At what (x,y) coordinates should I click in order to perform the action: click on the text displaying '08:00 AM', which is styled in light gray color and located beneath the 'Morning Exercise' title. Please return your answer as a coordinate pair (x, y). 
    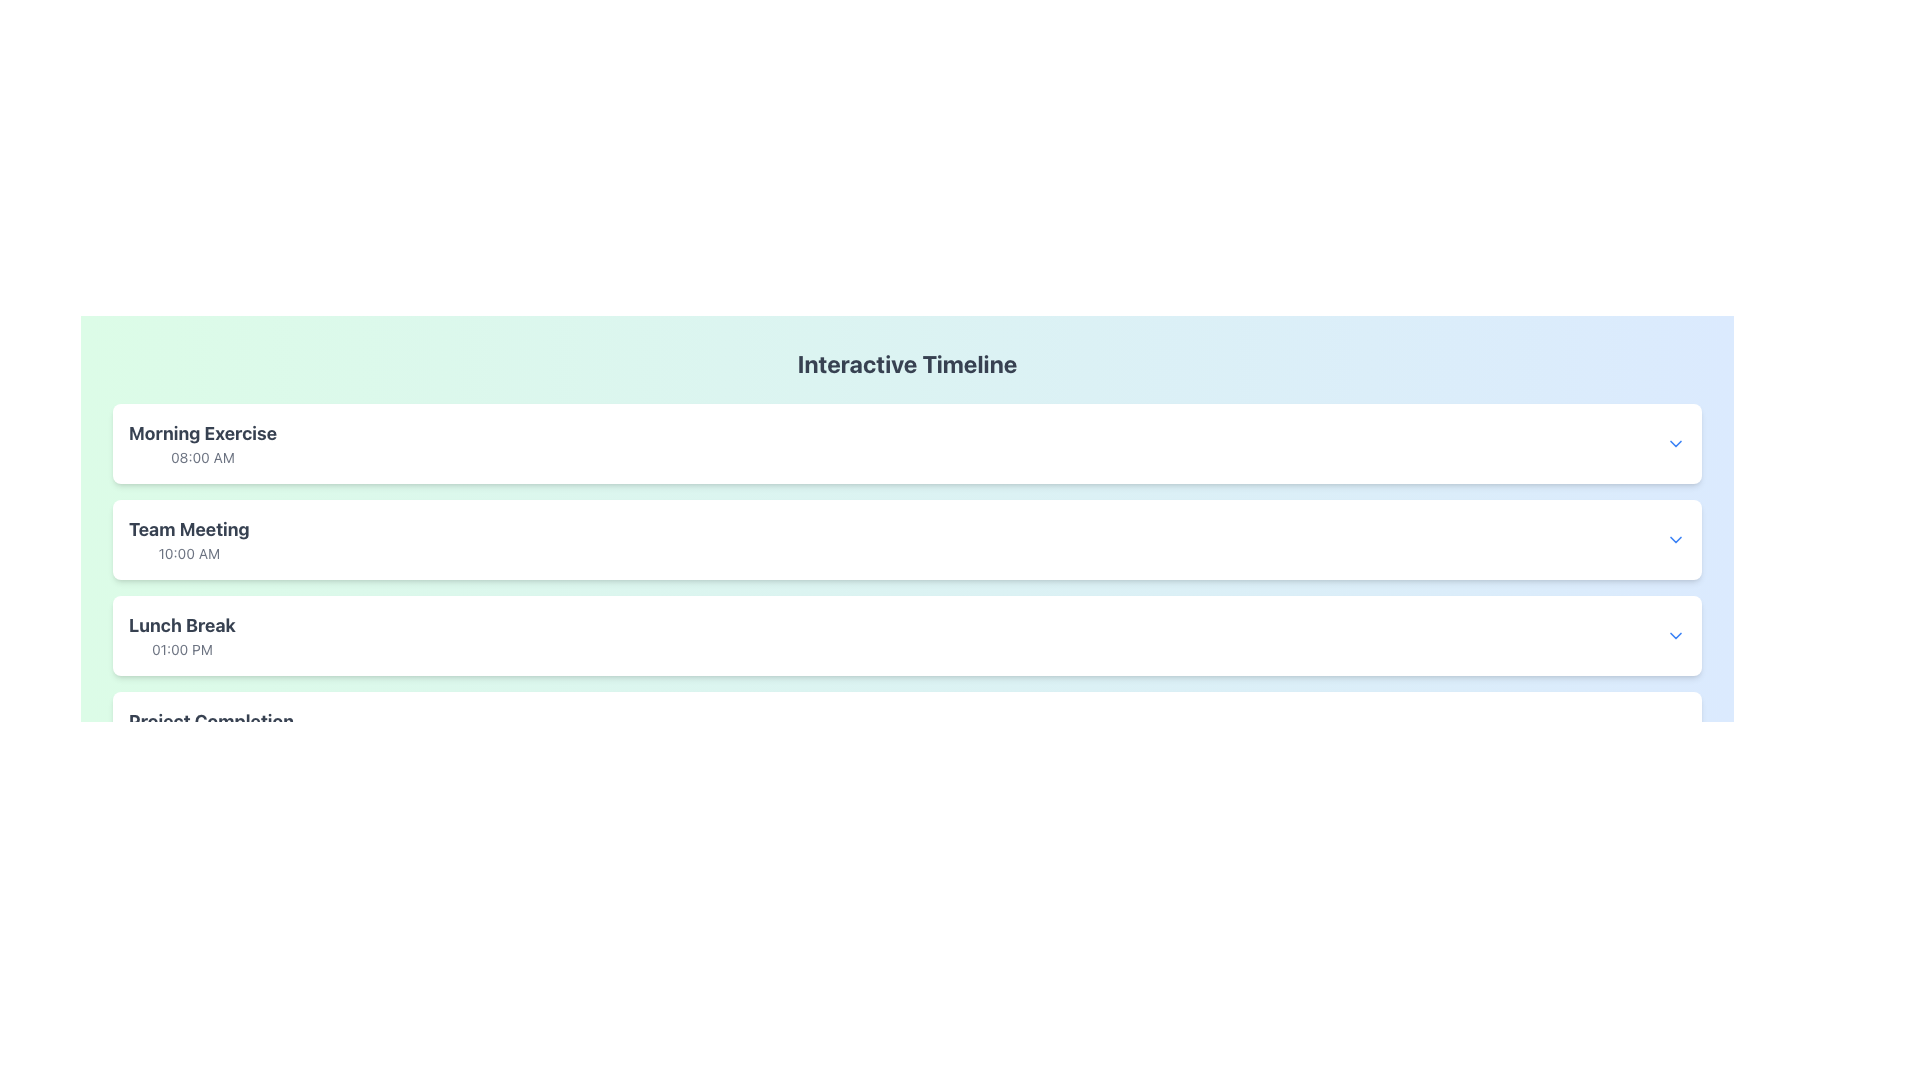
    Looking at the image, I should click on (202, 458).